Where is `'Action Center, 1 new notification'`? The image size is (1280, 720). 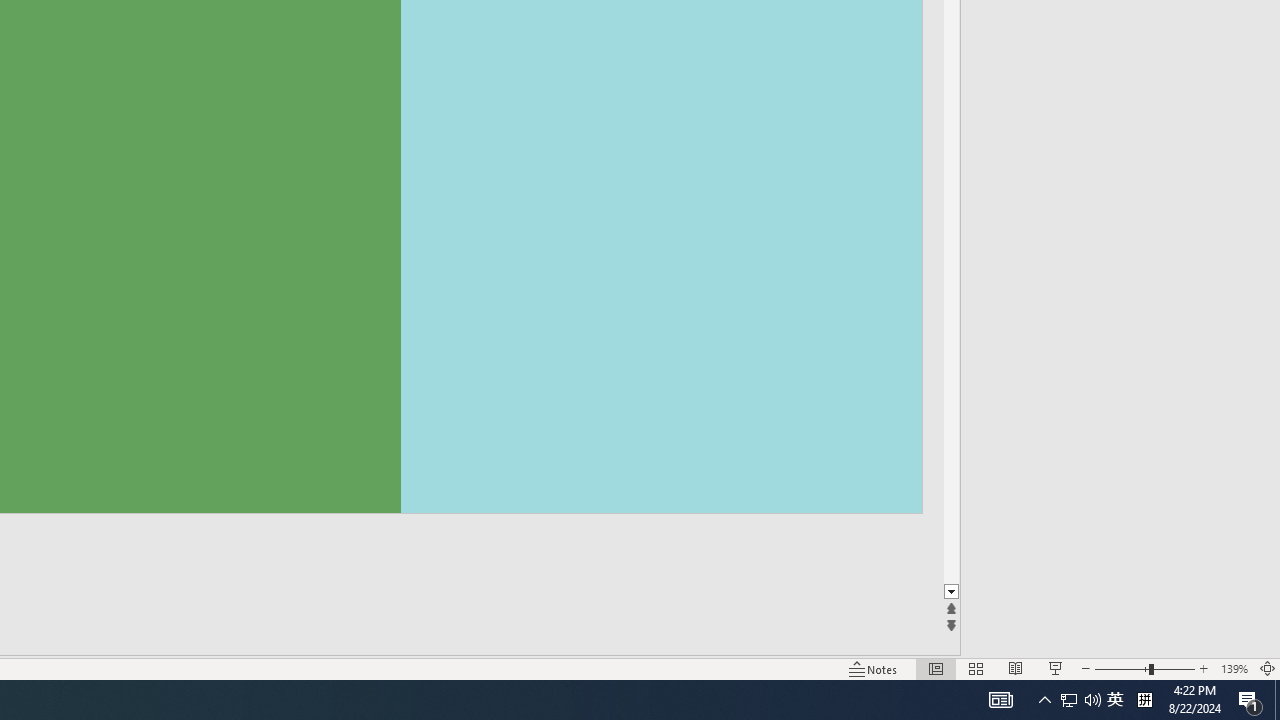 'Action Center, 1 new notification' is located at coordinates (1276, 698).